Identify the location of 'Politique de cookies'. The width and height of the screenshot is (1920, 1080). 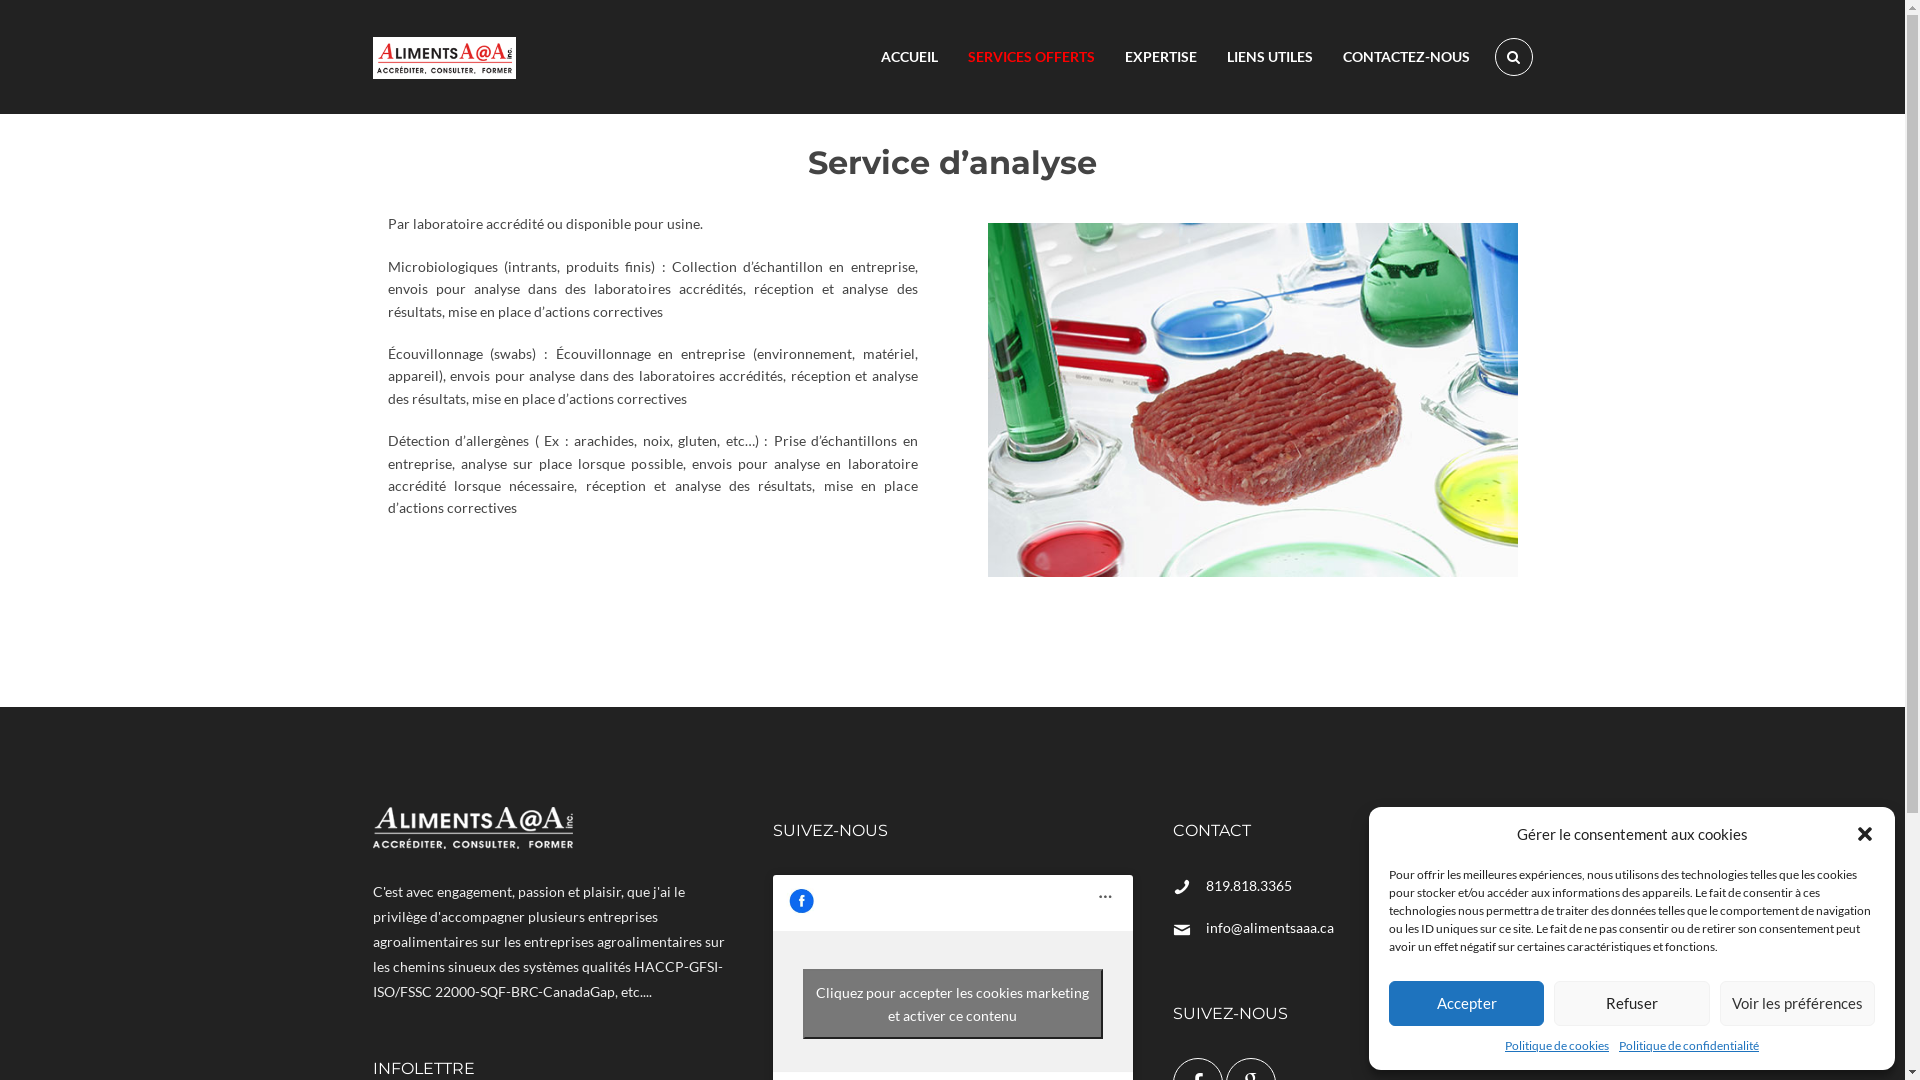
(1555, 1044).